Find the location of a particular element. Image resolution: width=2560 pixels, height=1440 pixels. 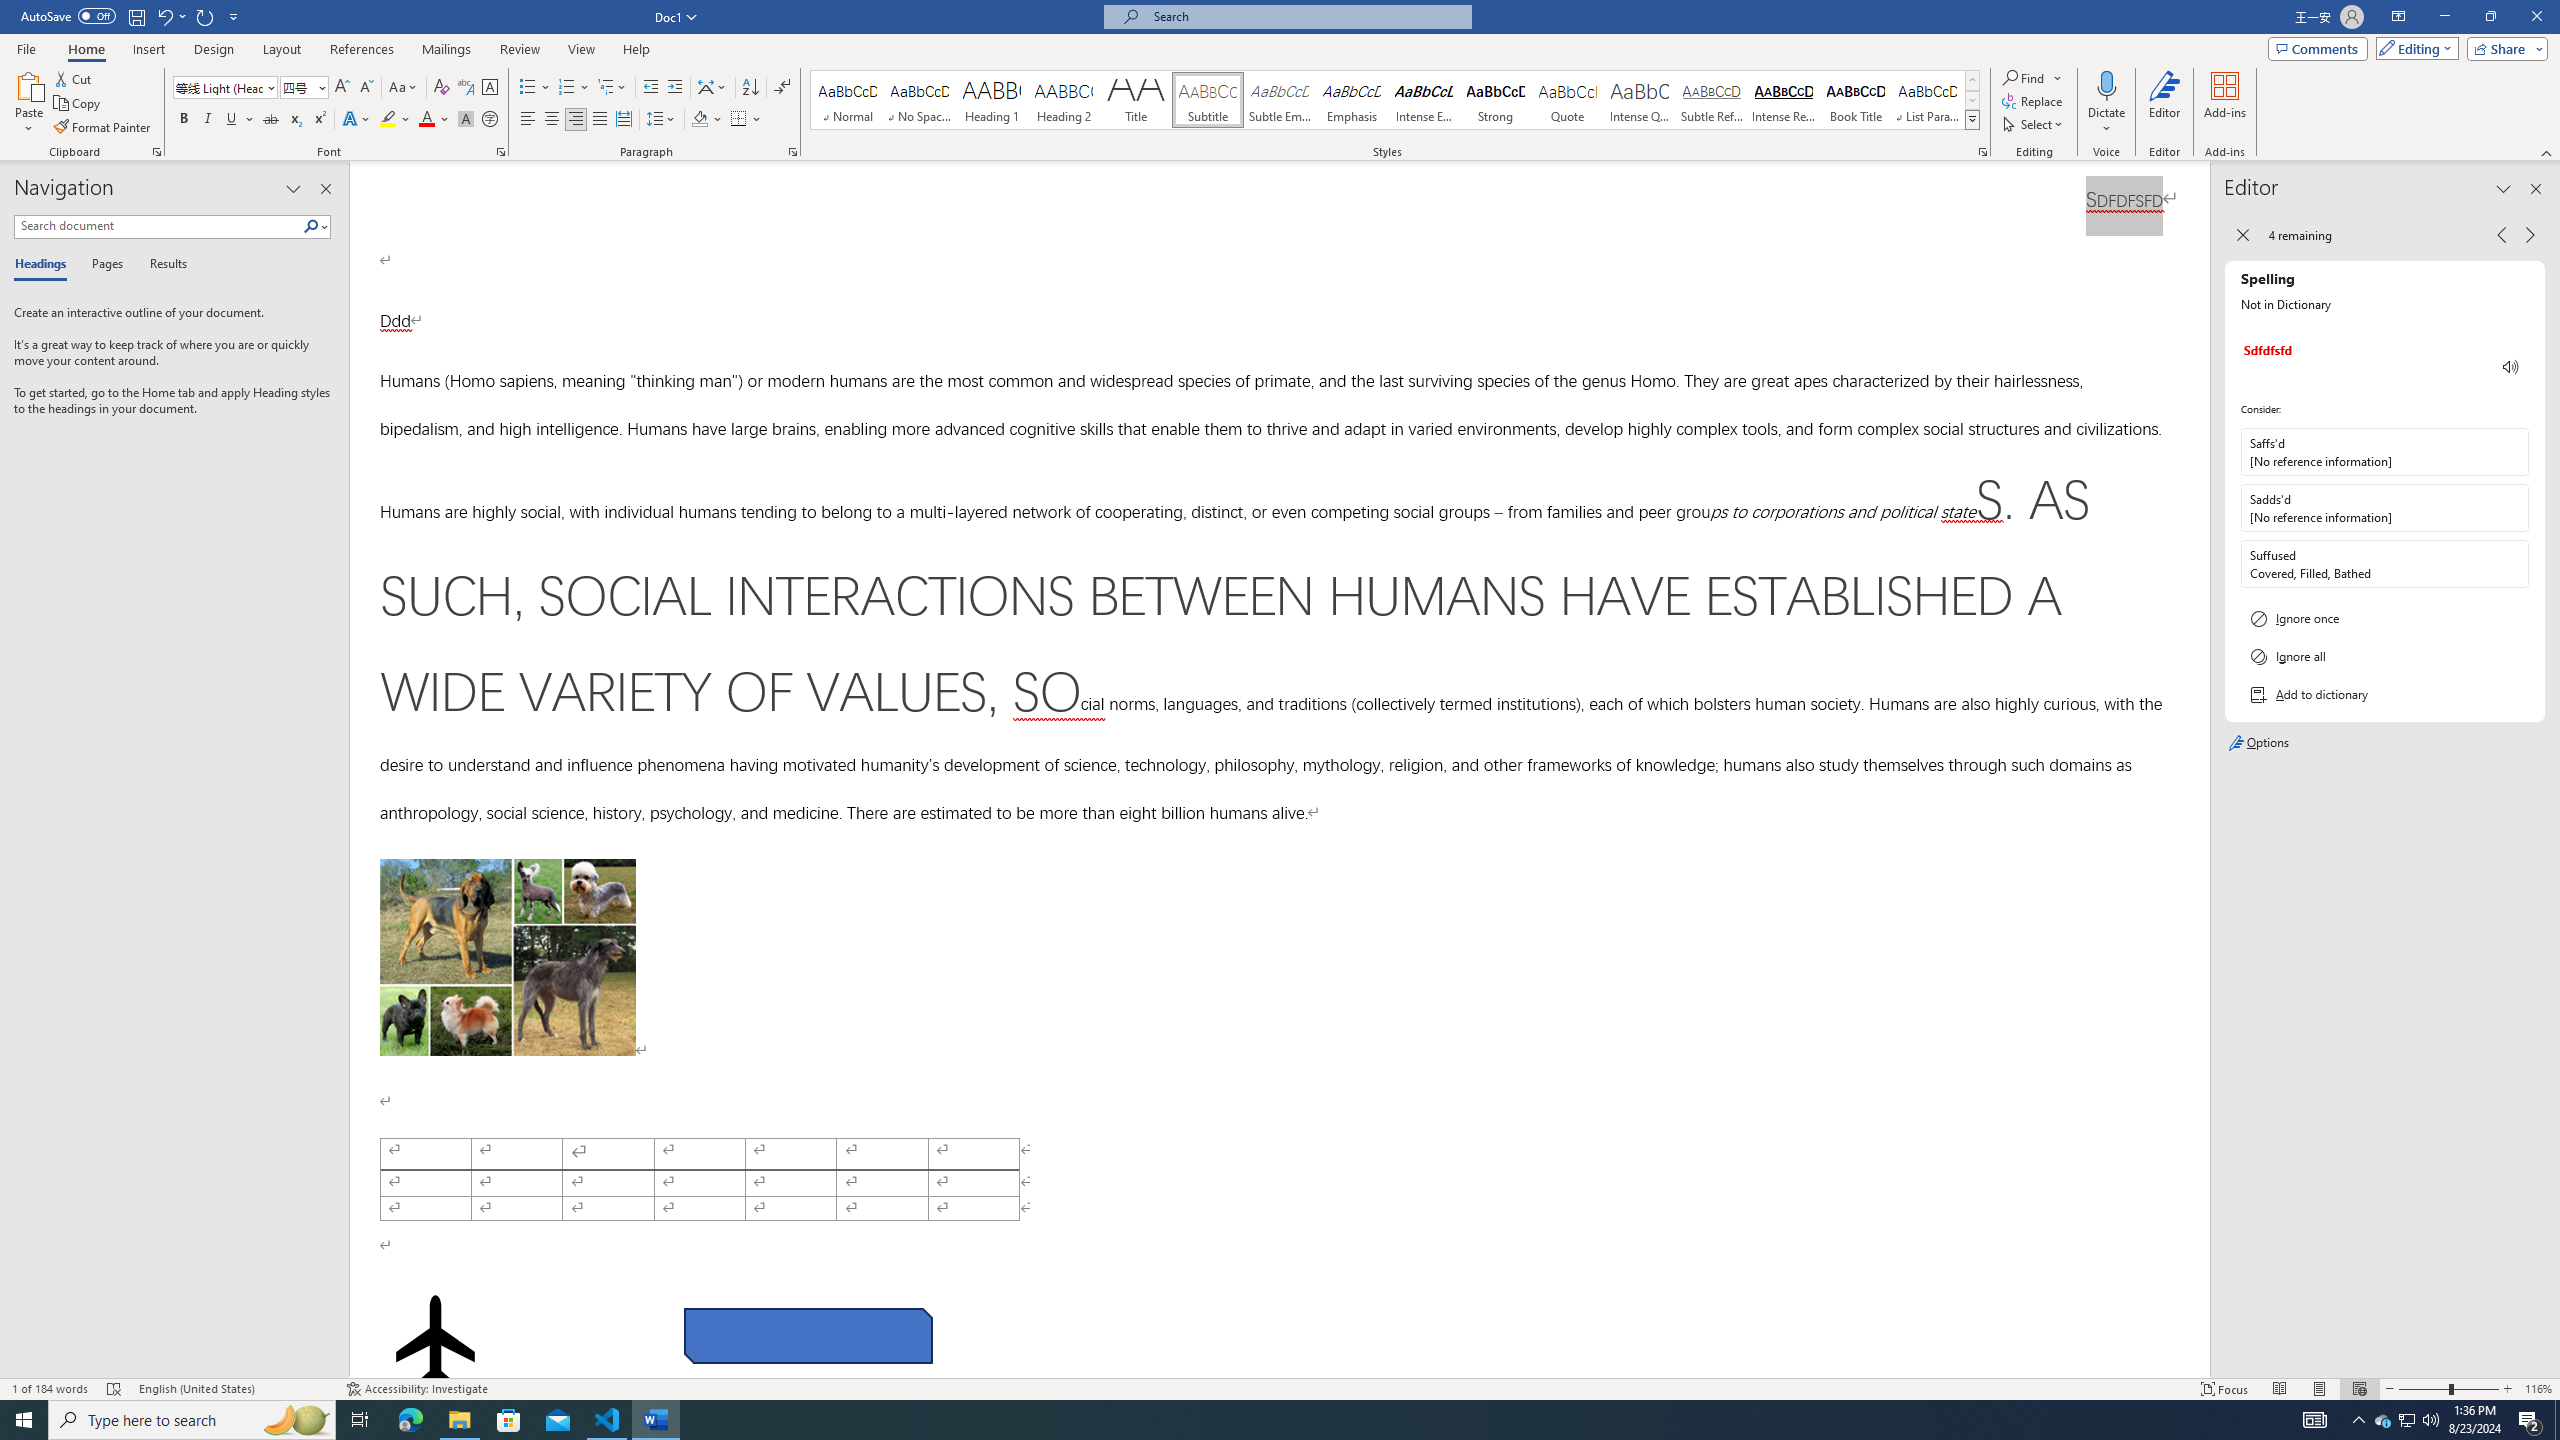

'Close pane' is located at coordinates (326, 188).